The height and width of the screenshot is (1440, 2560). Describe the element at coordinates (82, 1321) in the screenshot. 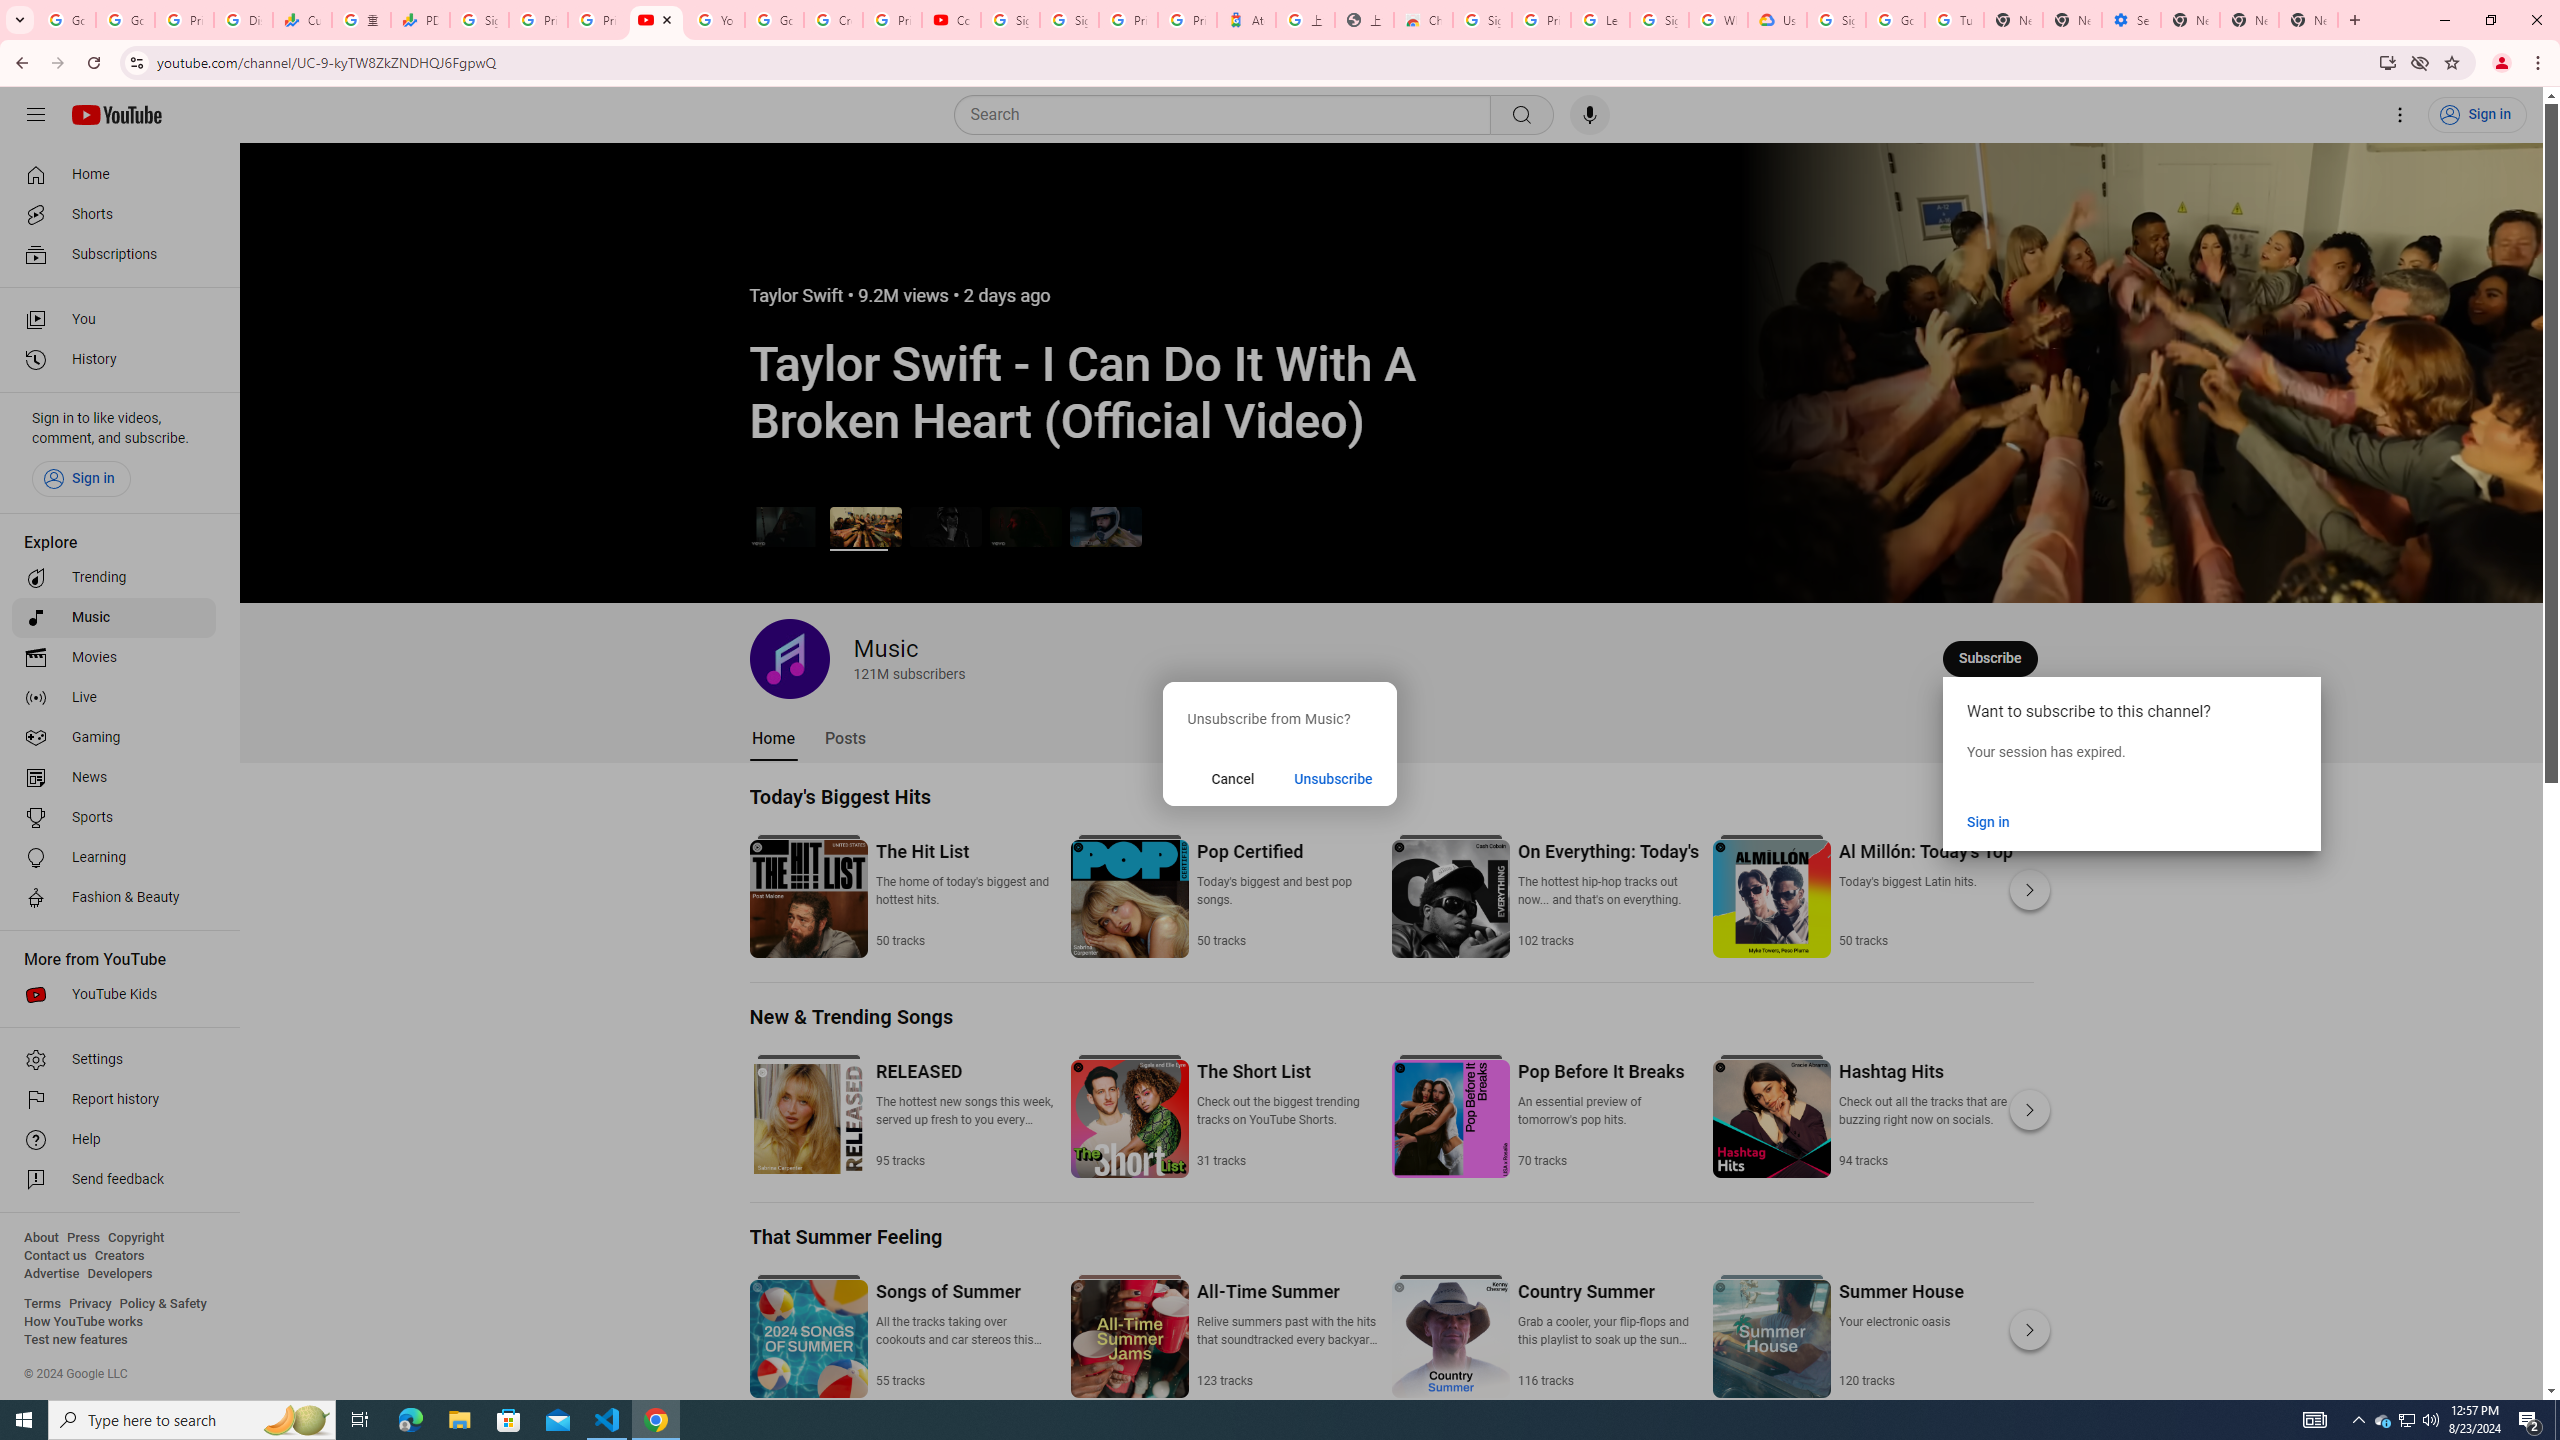

I see `'How YouTube works'` at that location.